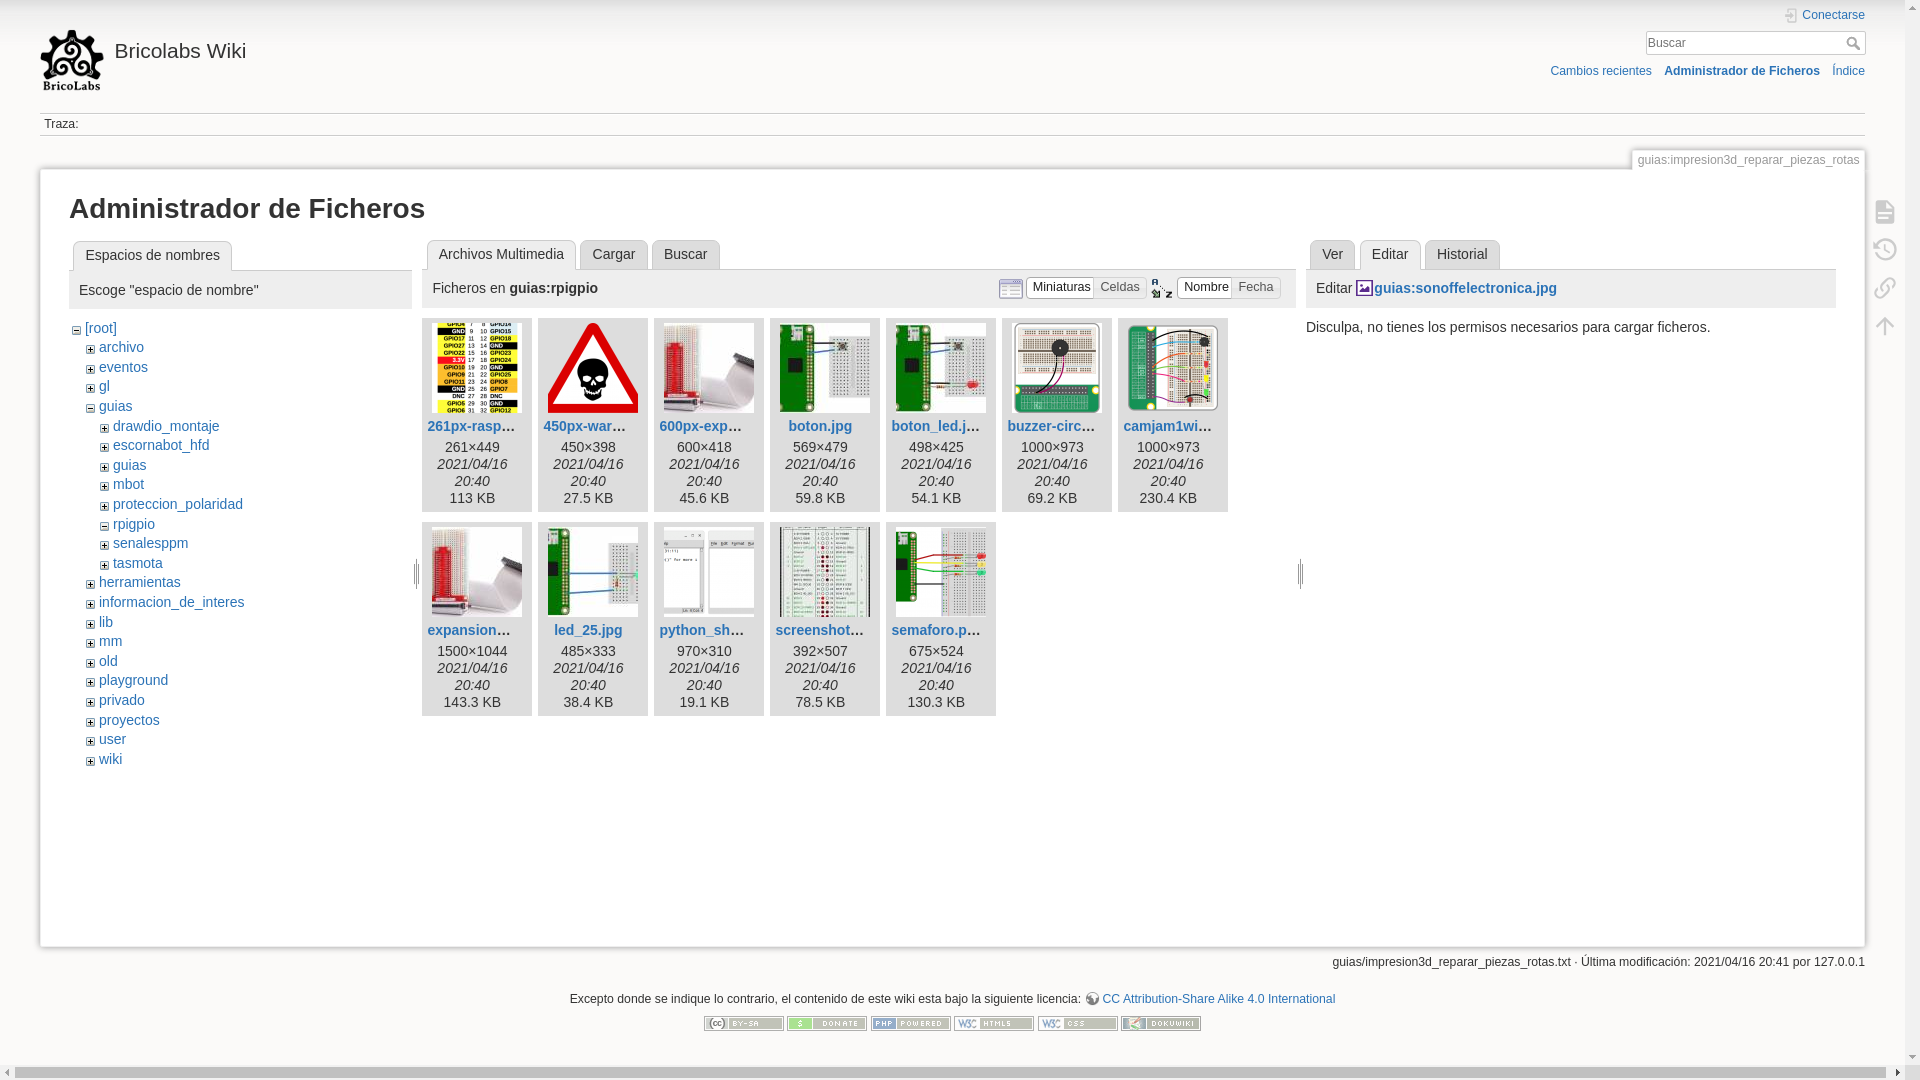 Image resolution: width=1920 pixels, height=1080 pixels. I want to click on 'rpigpio', so click(133, 523).